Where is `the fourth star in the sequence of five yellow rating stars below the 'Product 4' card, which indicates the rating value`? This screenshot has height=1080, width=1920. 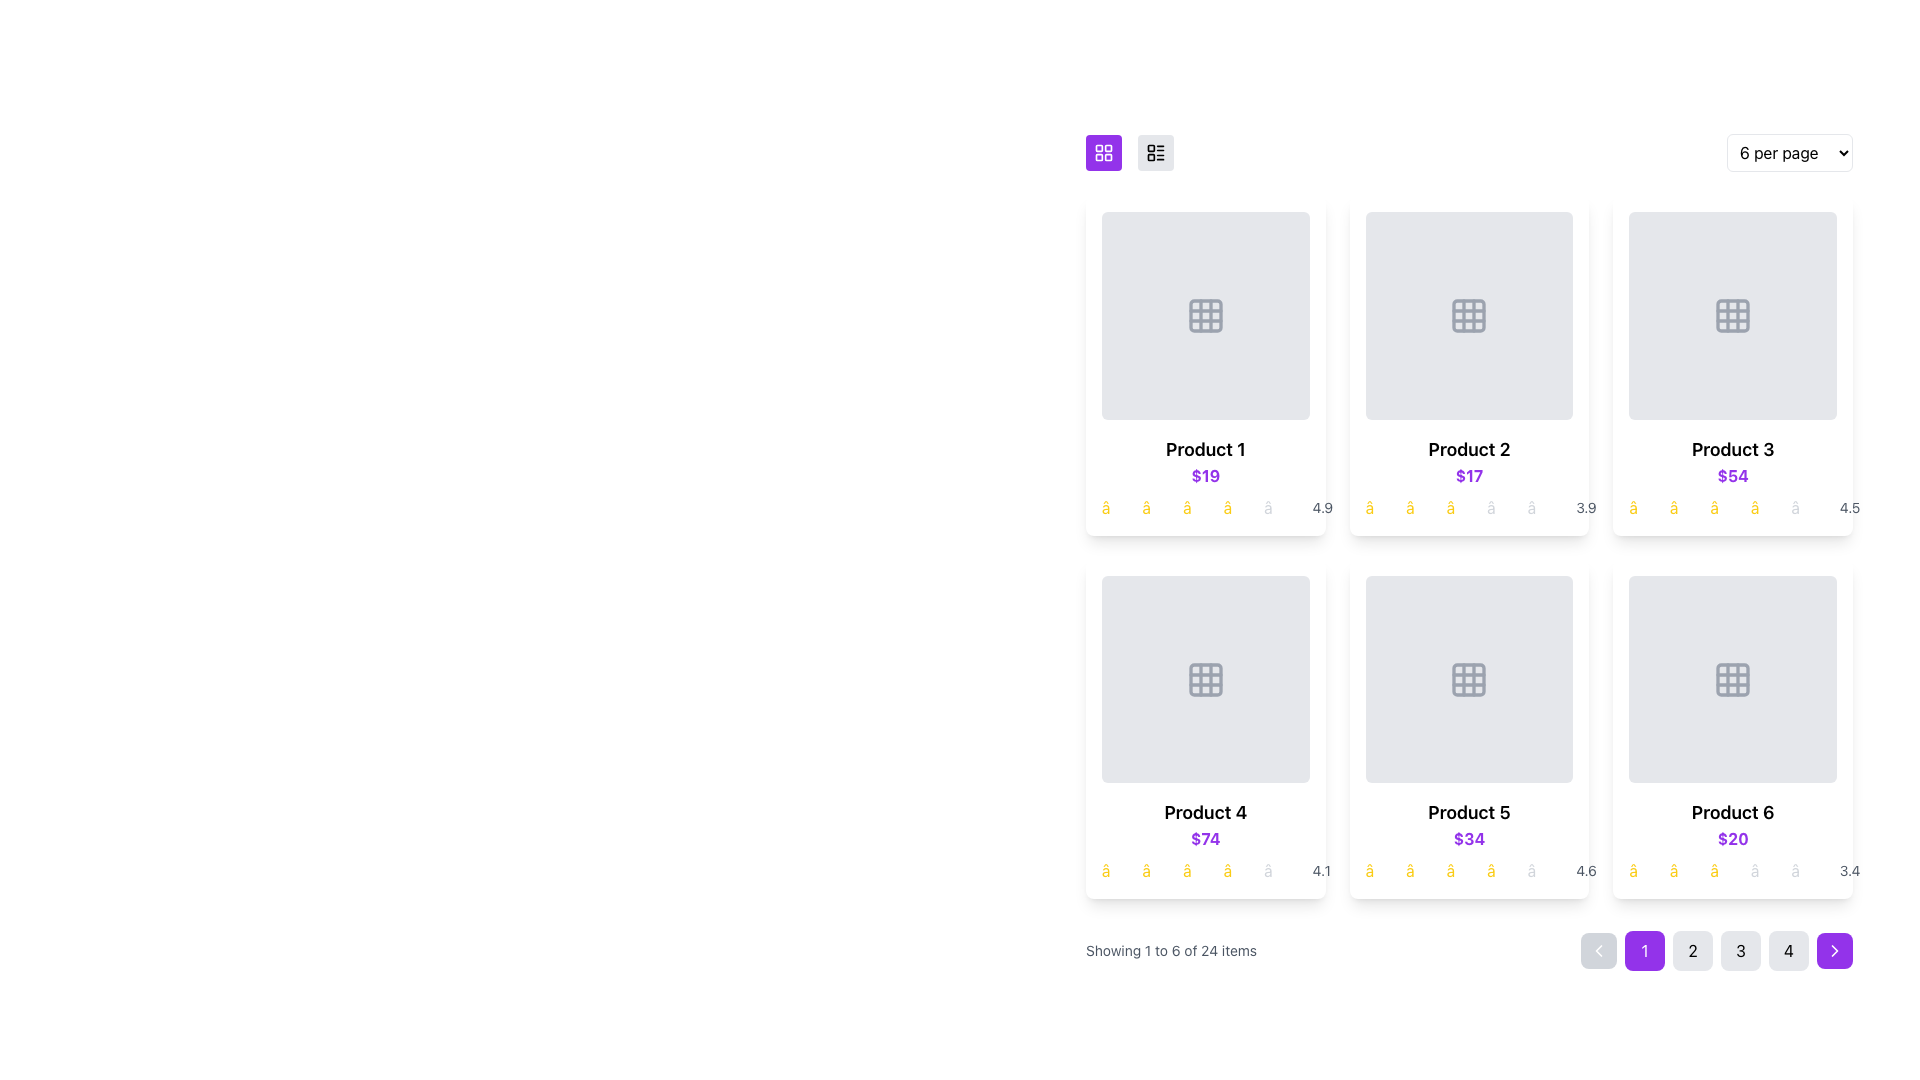
the fourth star in the sequence of five yellow rating stars below the 'Product 4' card, which indicates the rating value is located at coordinates (1242, 870).